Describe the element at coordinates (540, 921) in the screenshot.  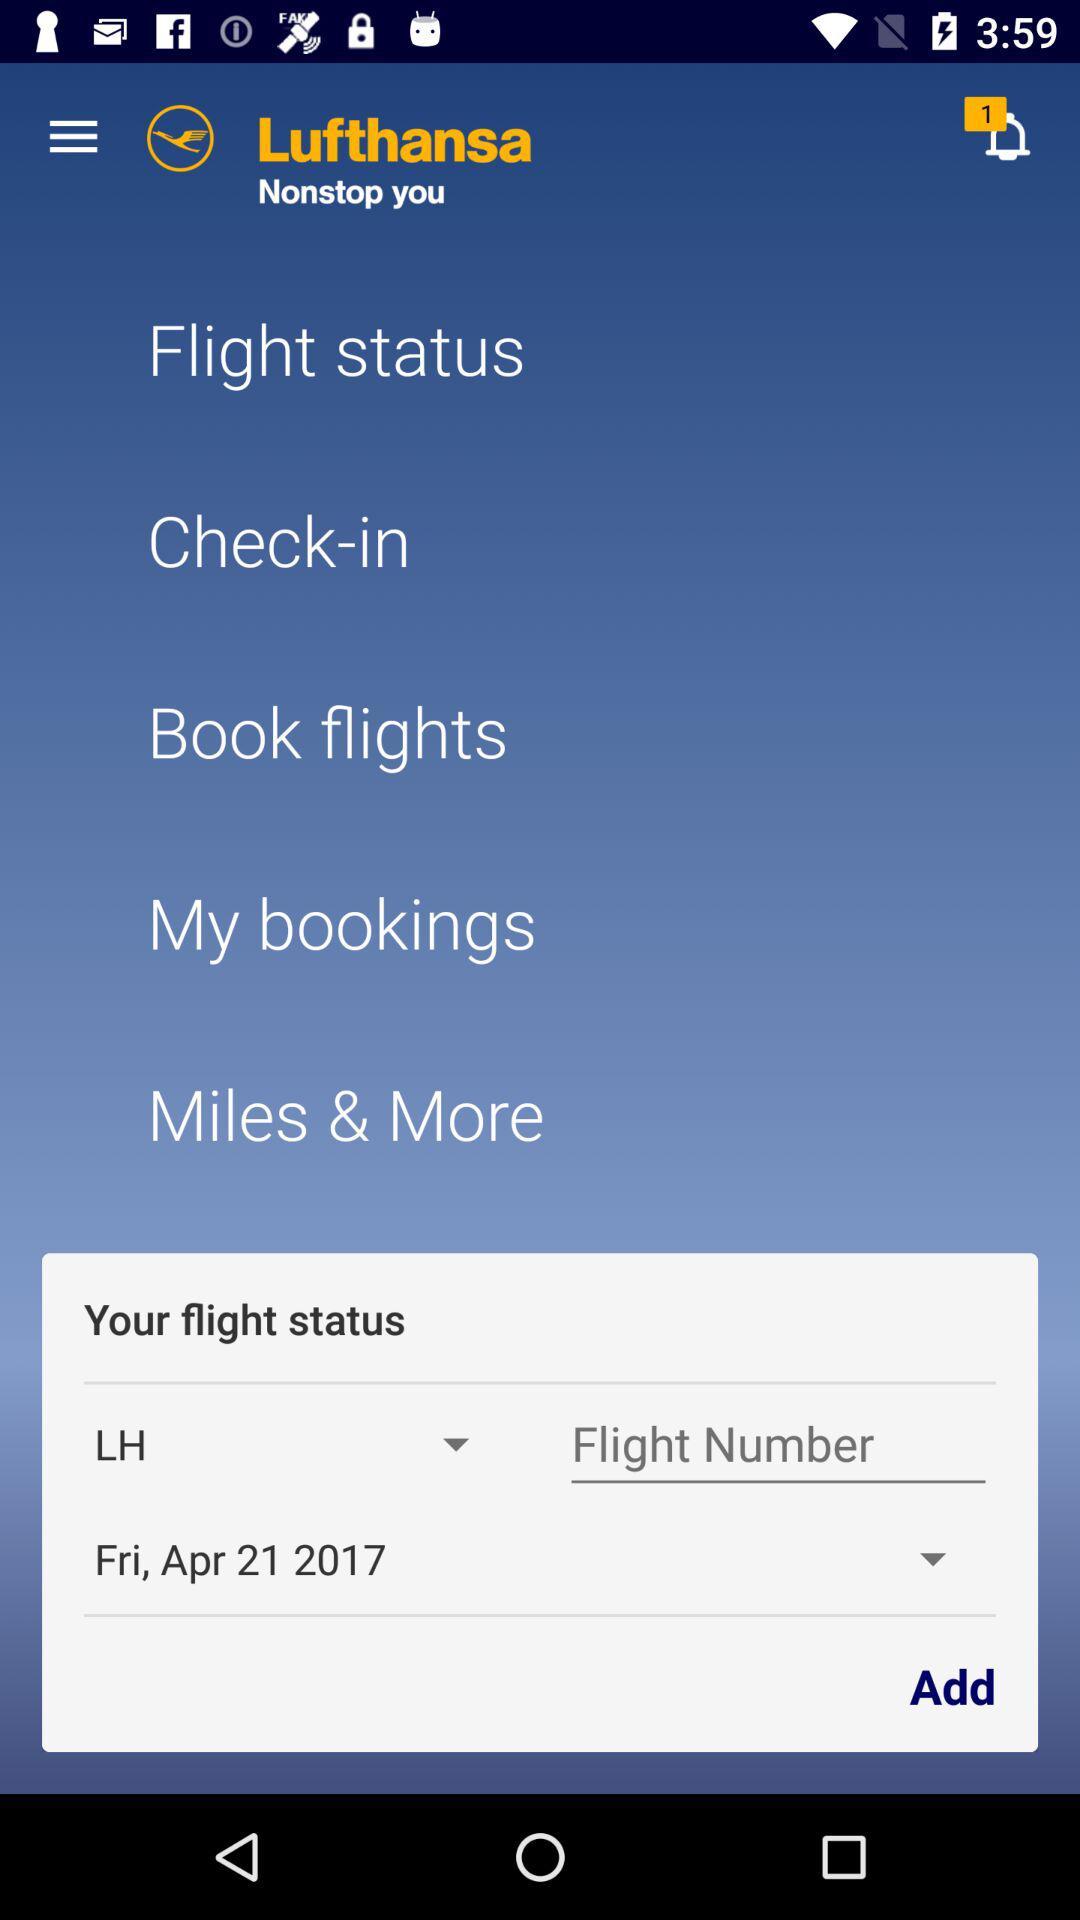
I see `icon below book flights icon` at that location.